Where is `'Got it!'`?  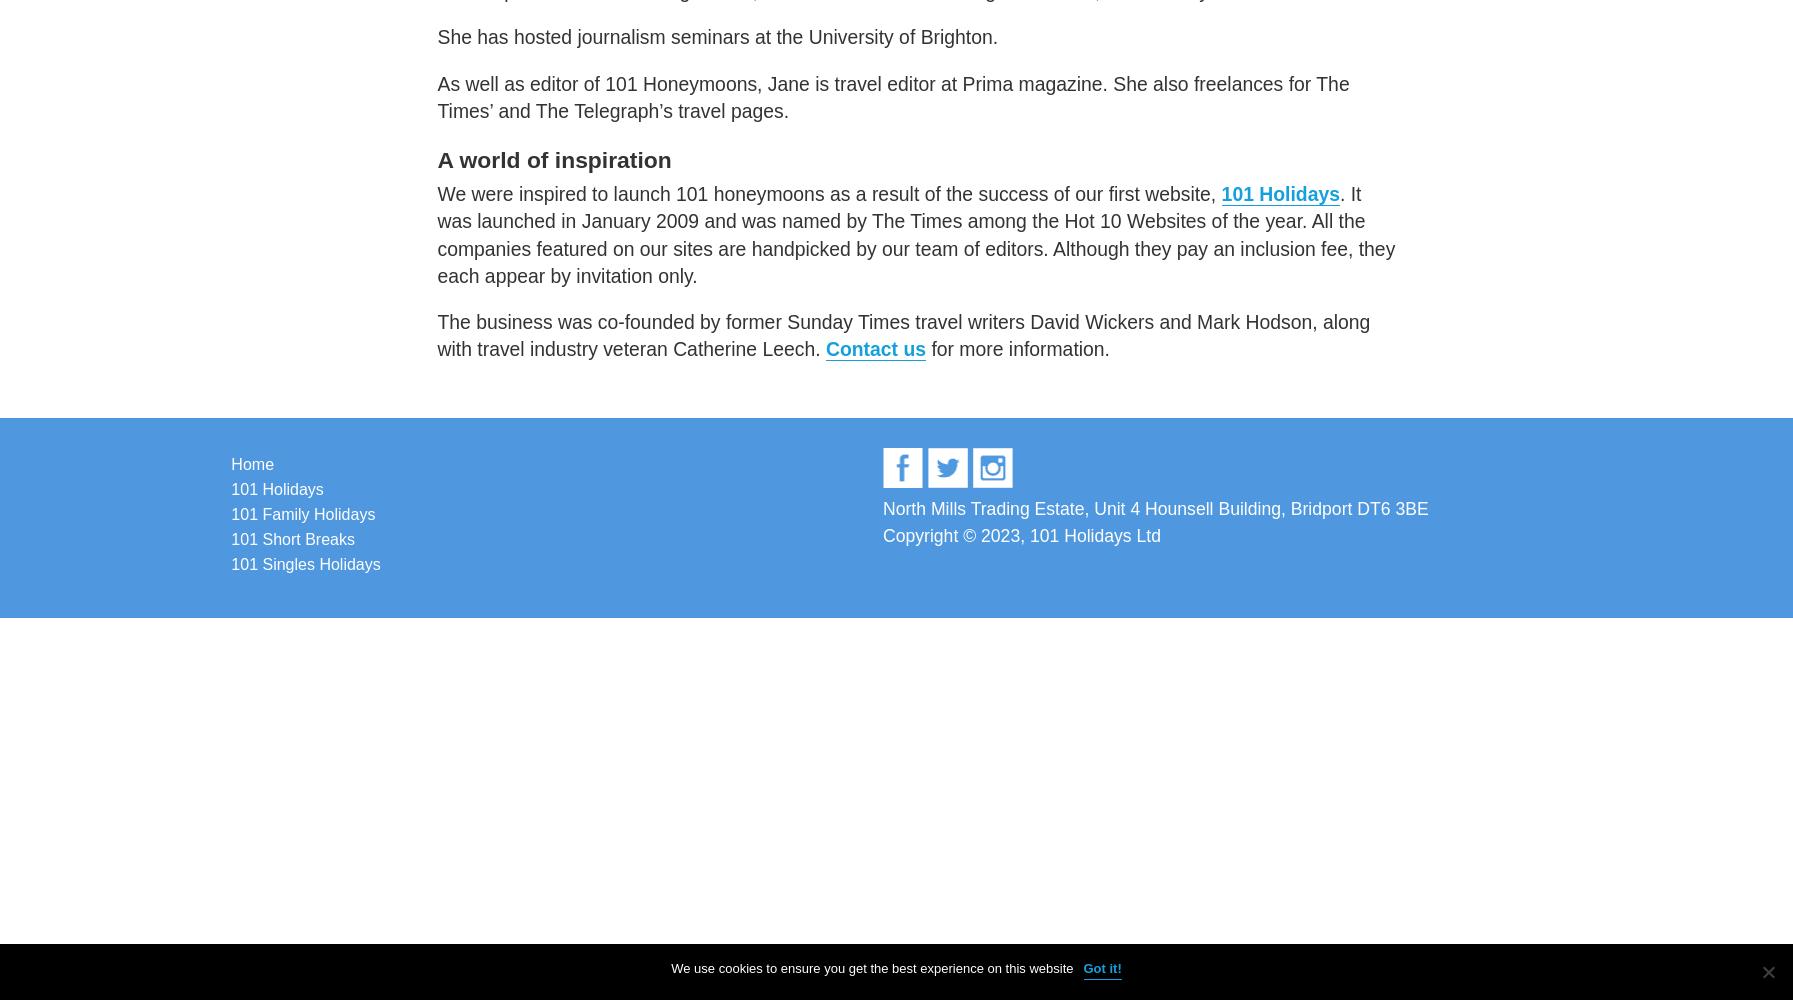
'Got it!' is located at coordinates (1101, 967).